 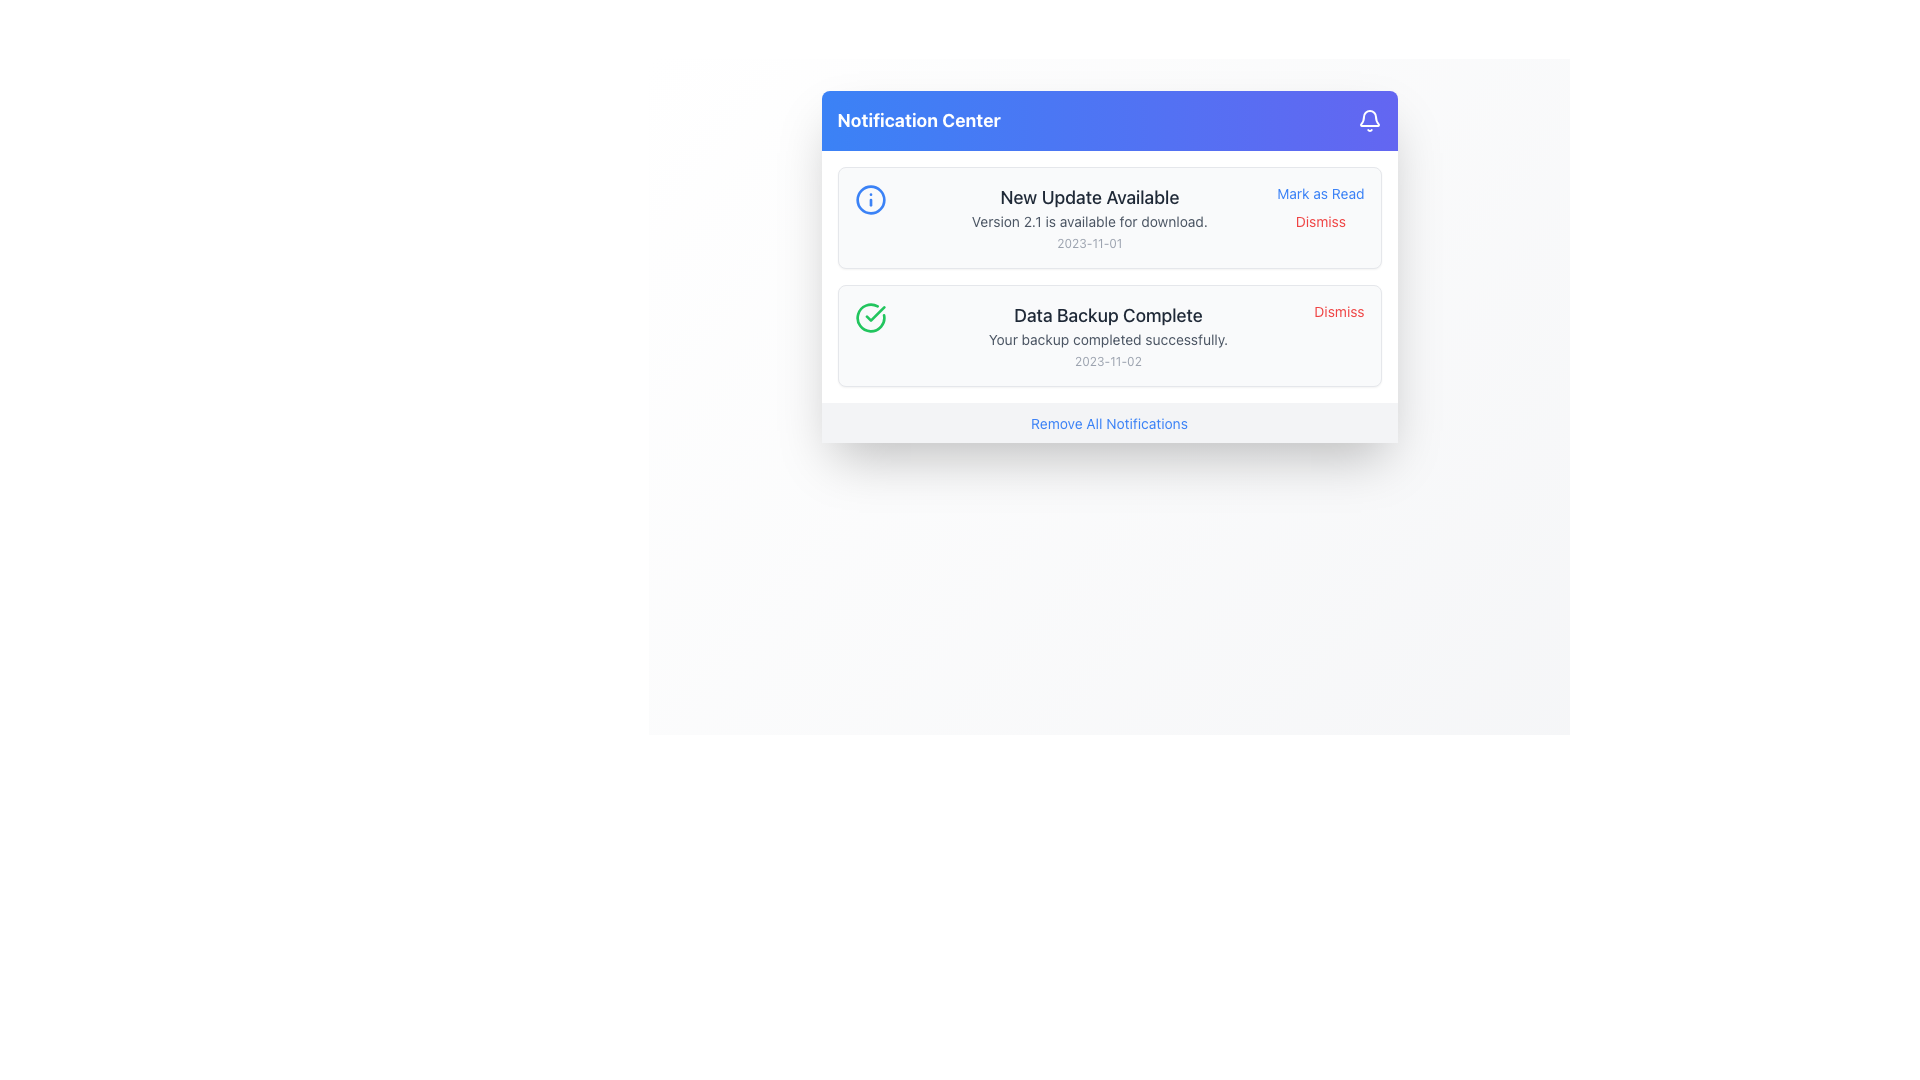 What do you see at coordinates (1320, 193) in the screenshot?
I see `the interactive link that marks the 'New Update Available' notification as read` at bounding box center [1320, 193].